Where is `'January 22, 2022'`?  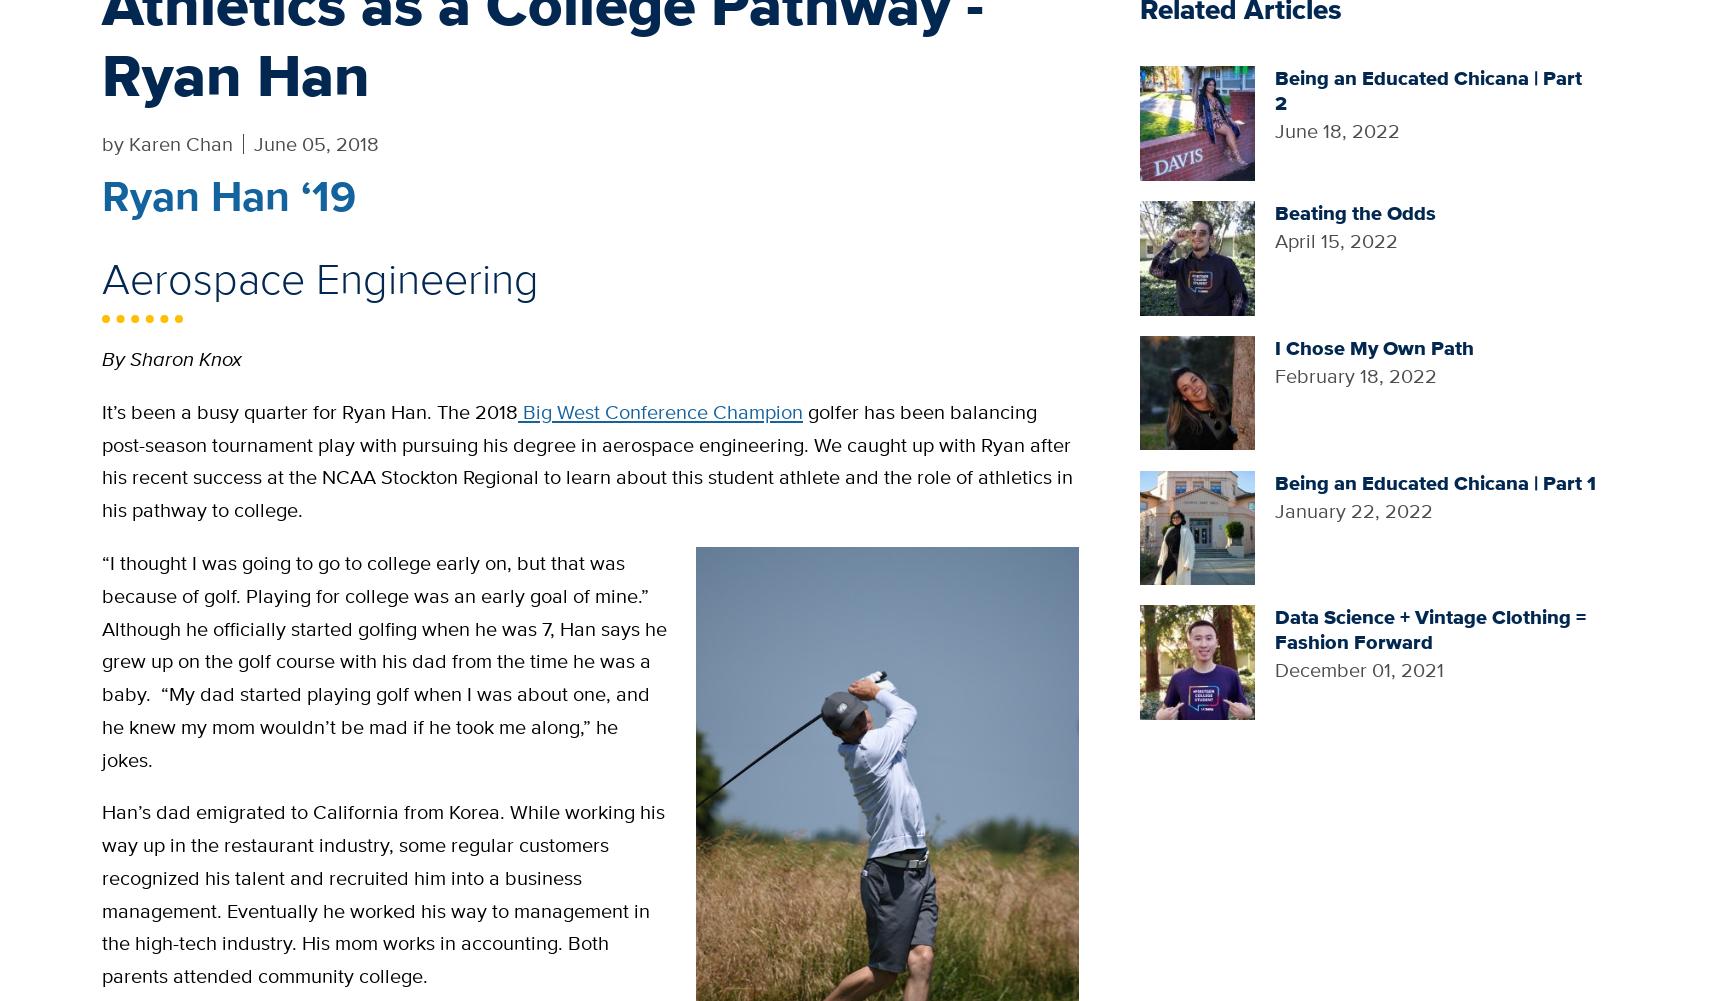 'January 22, 2022' is located at coordinates (1351, 508).